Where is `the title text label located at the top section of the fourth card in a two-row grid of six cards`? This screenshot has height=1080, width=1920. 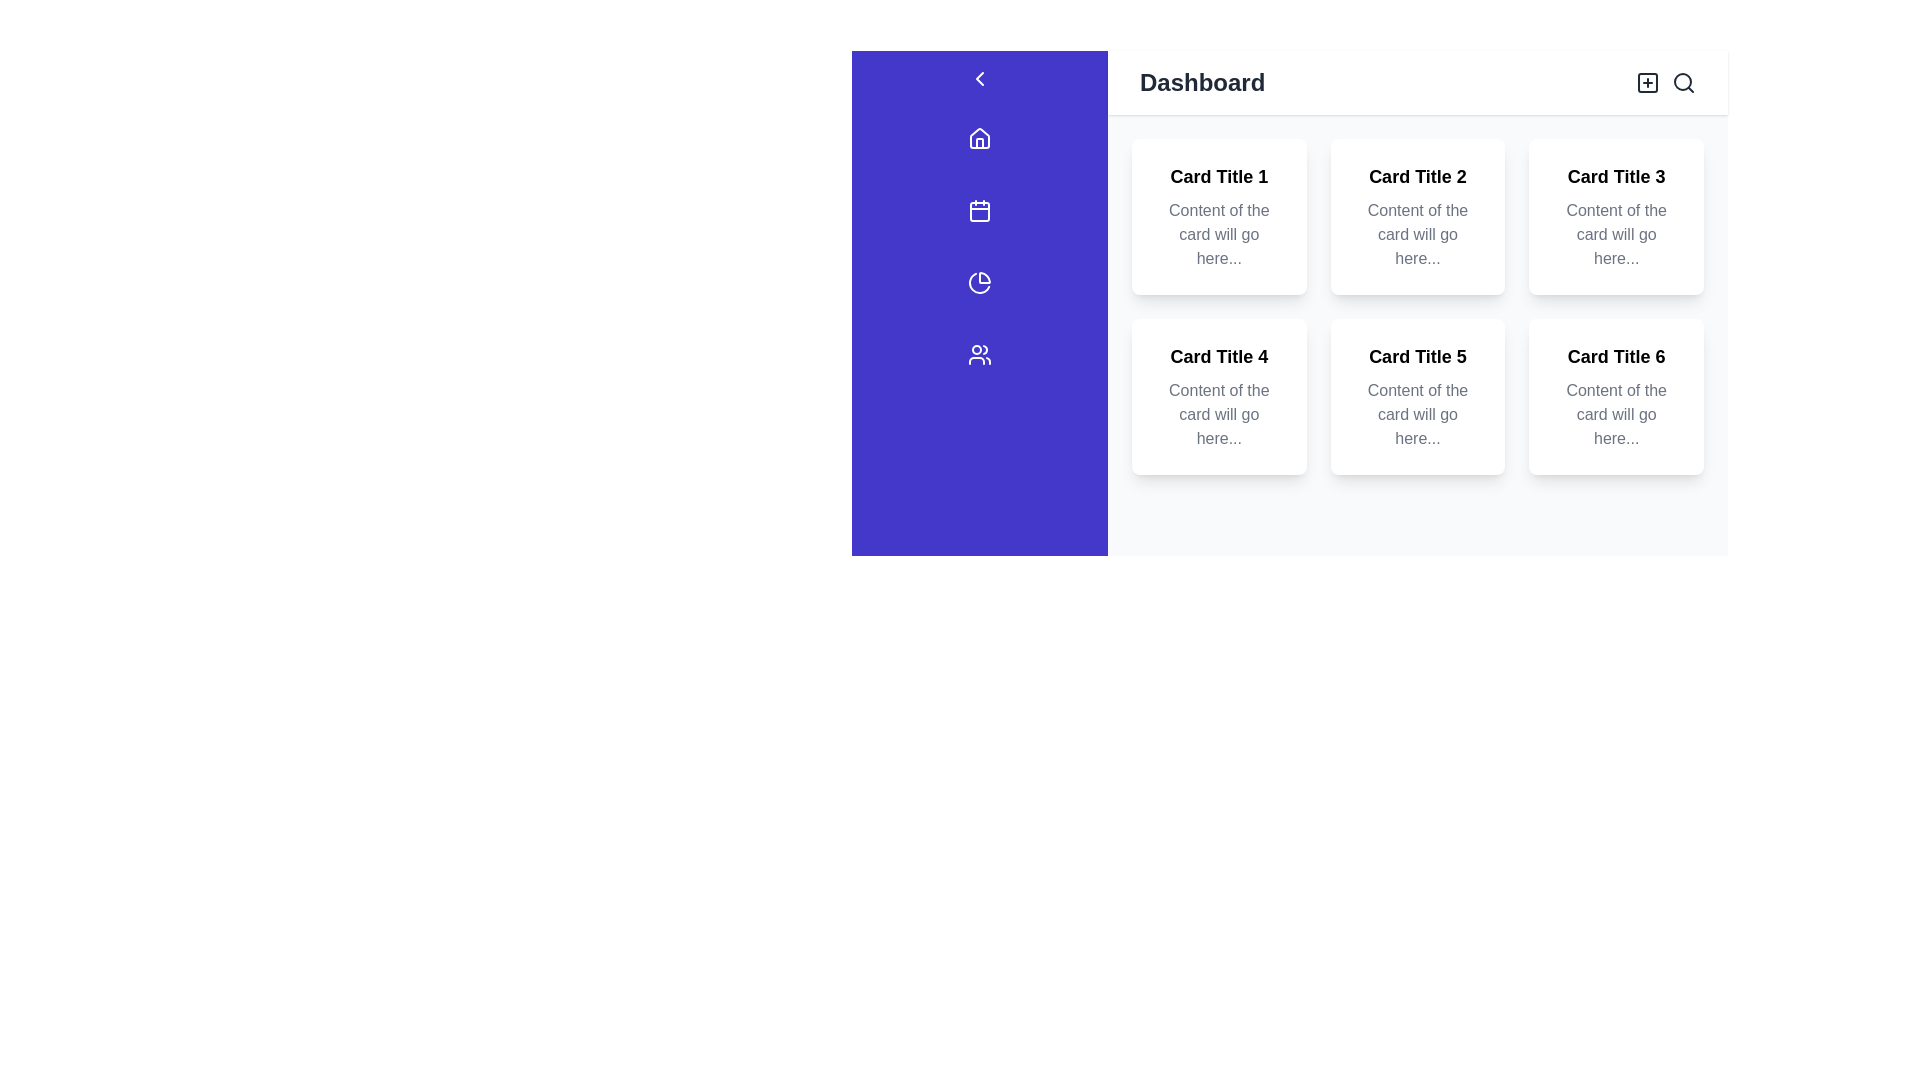
the title text label located at the top section of the fourth card in a two-row grid of six cards is located at coordinates (1218, 356).